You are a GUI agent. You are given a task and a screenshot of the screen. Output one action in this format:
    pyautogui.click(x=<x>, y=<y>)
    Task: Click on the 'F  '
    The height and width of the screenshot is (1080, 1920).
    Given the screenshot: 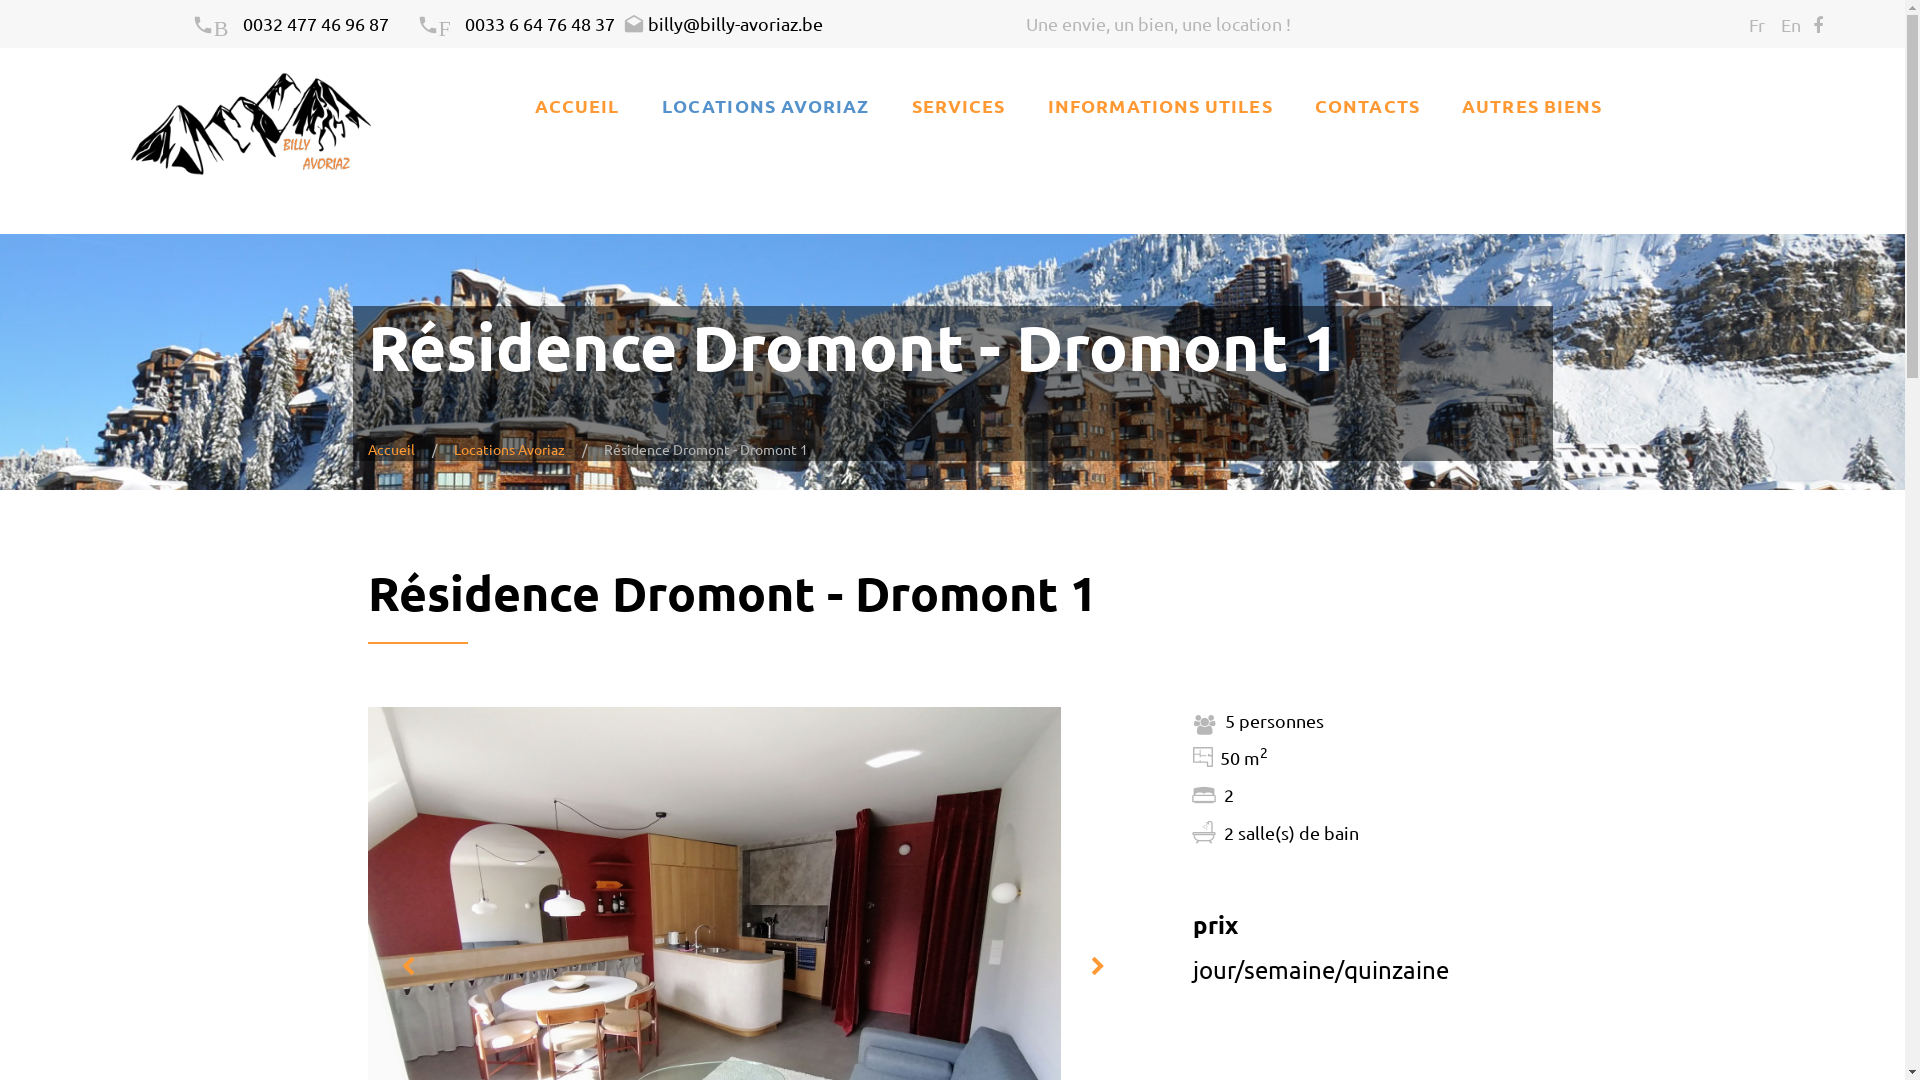 What is the action you would take?
    pyautogui.click(x=439, y=23)
    